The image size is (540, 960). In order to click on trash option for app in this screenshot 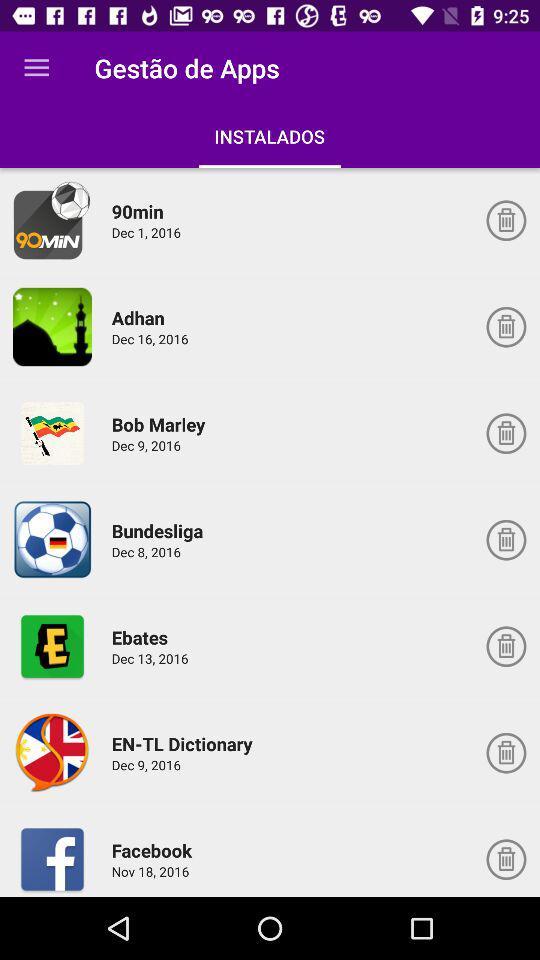, I will do `click(505, 220)`.